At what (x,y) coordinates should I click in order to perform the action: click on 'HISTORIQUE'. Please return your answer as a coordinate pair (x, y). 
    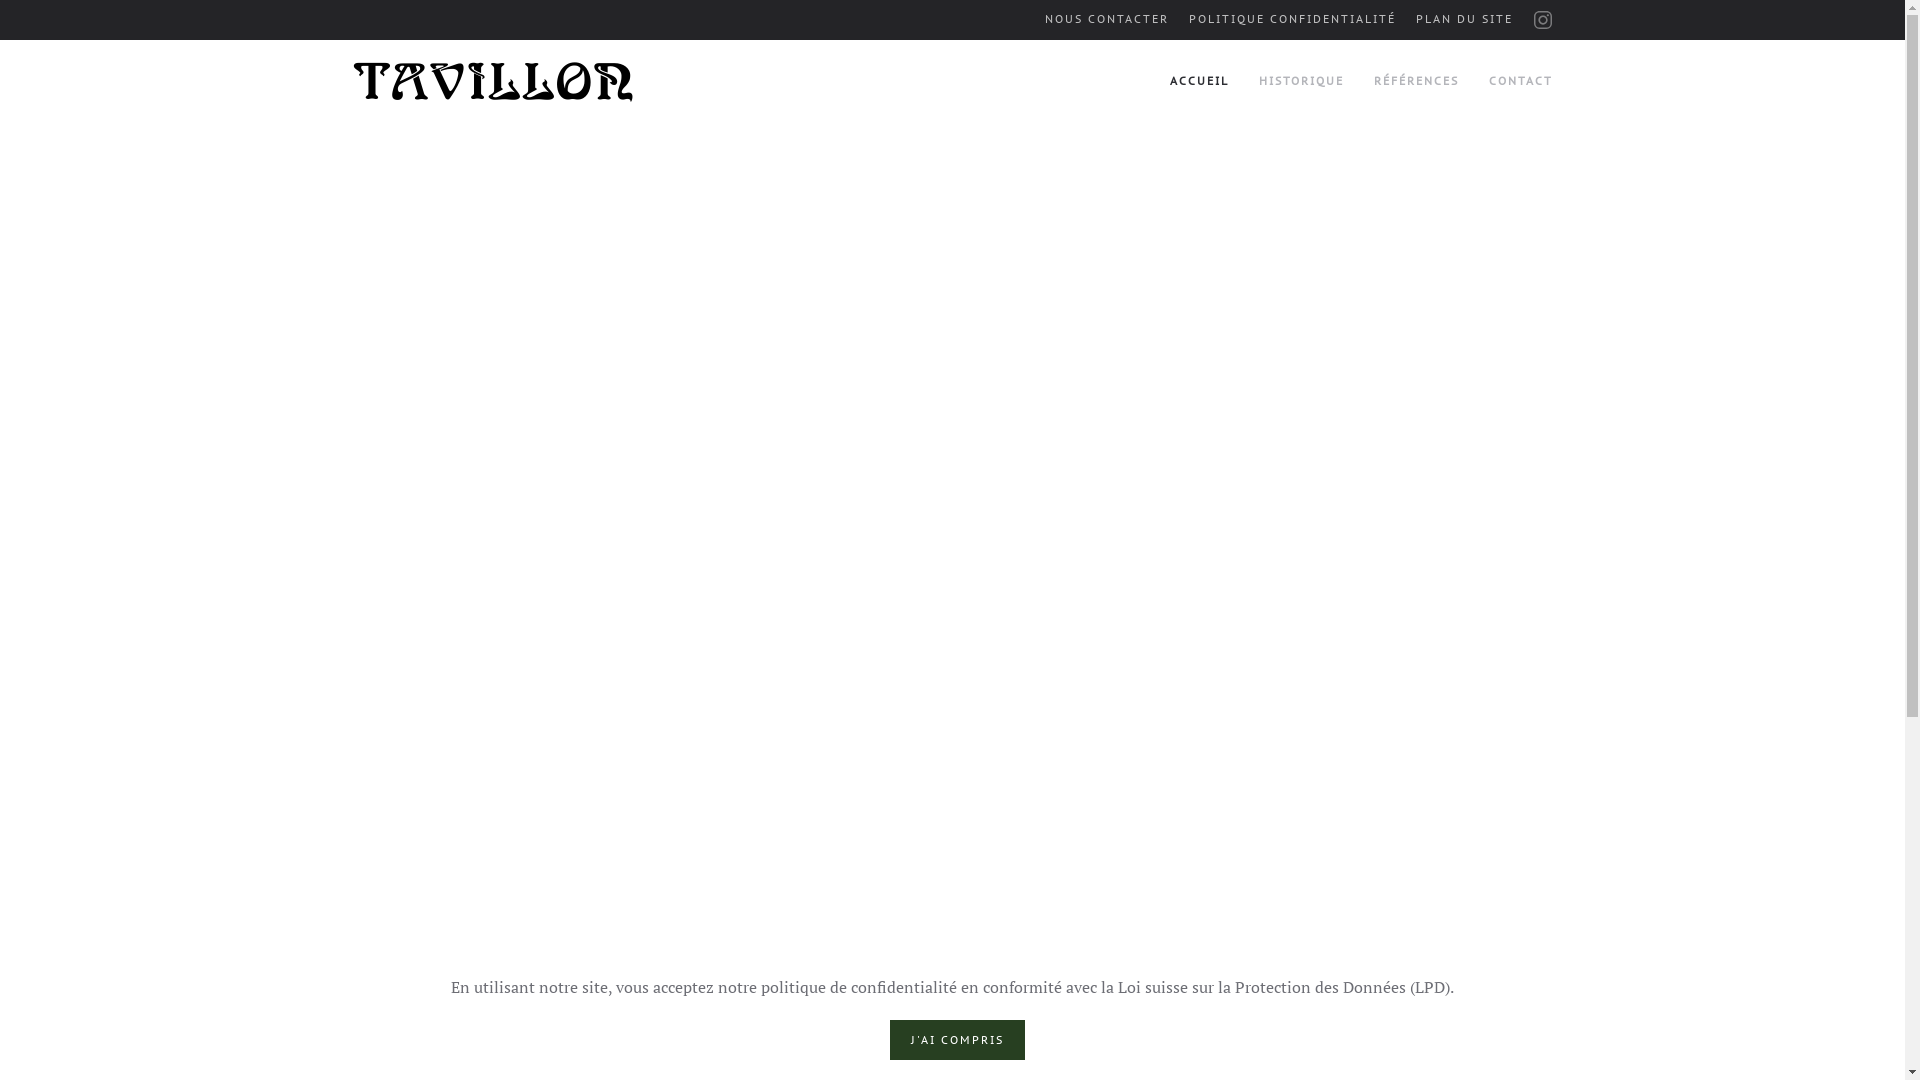
    Looking at the image, I should click on (1300, 80).